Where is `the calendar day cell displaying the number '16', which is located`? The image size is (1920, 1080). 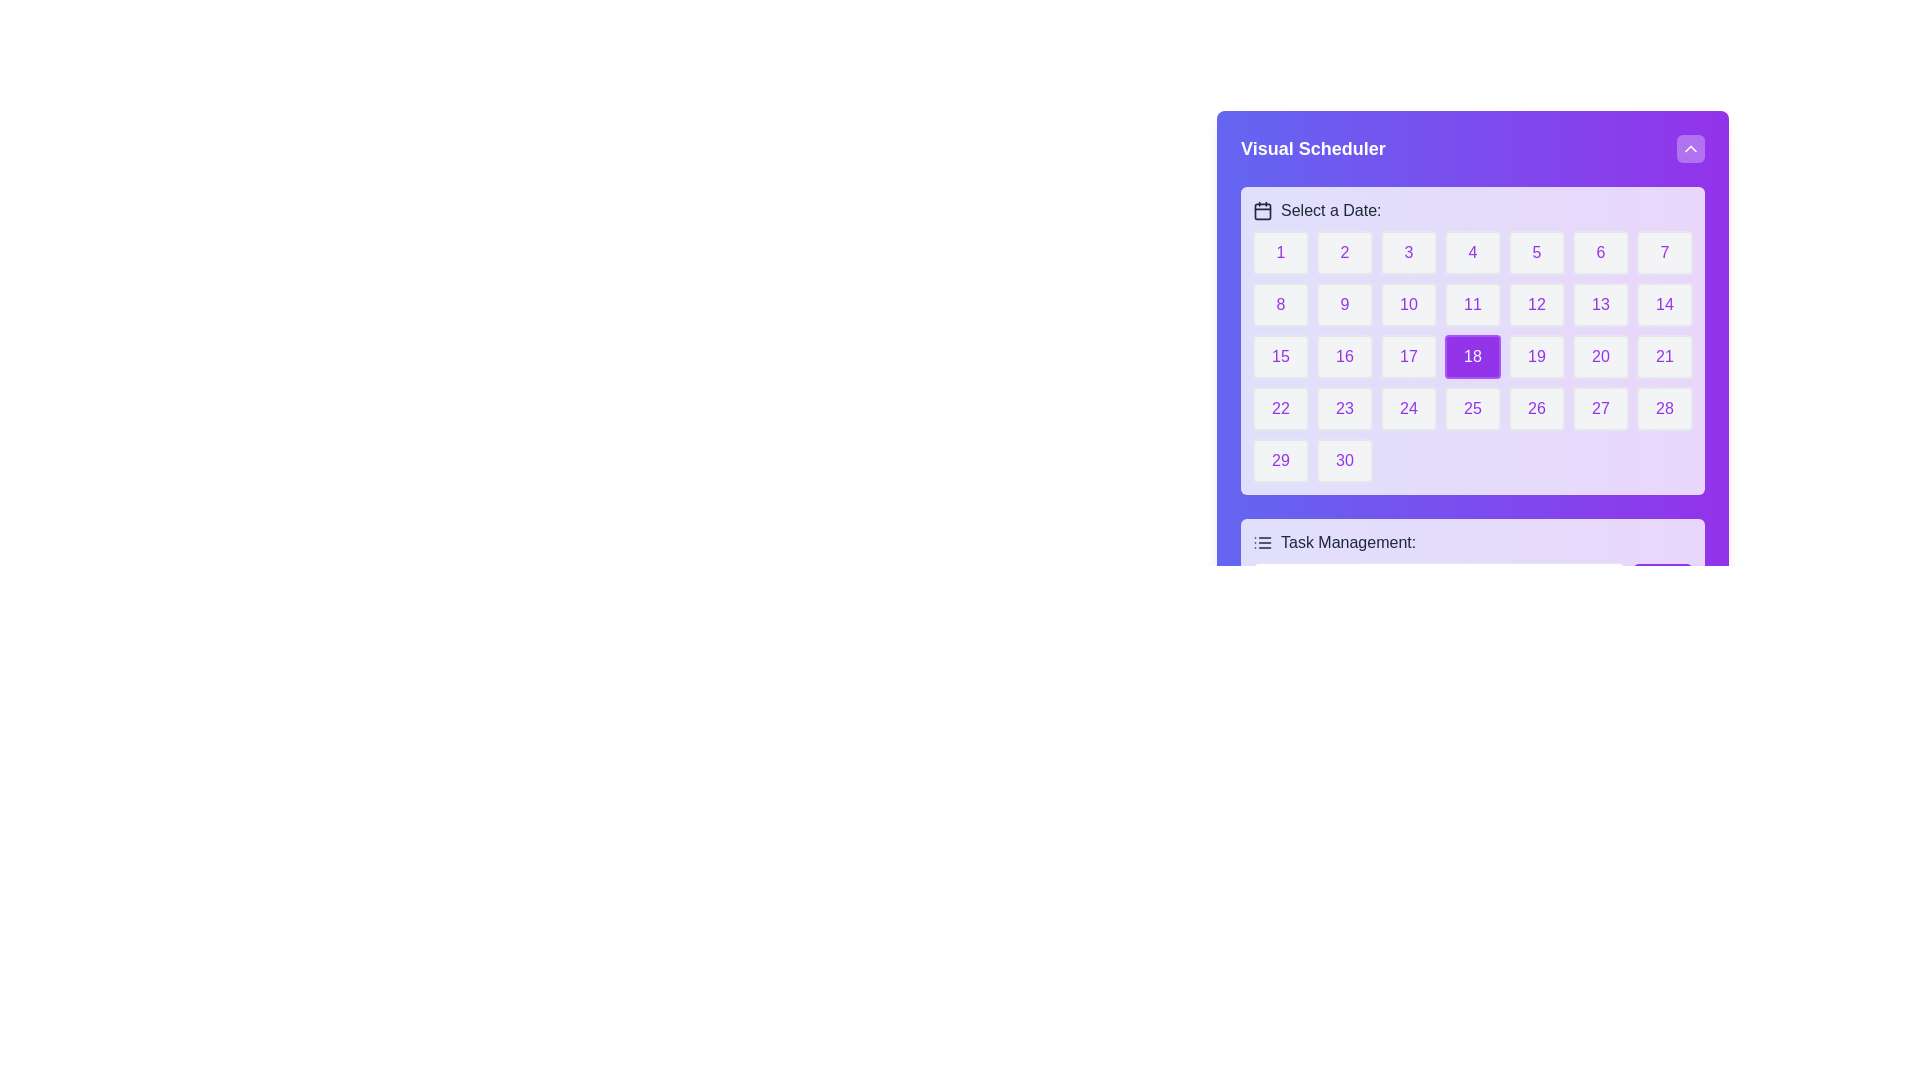 the calendar day cell displaying the number '16', which is located is located at coordinates (1344, 356).